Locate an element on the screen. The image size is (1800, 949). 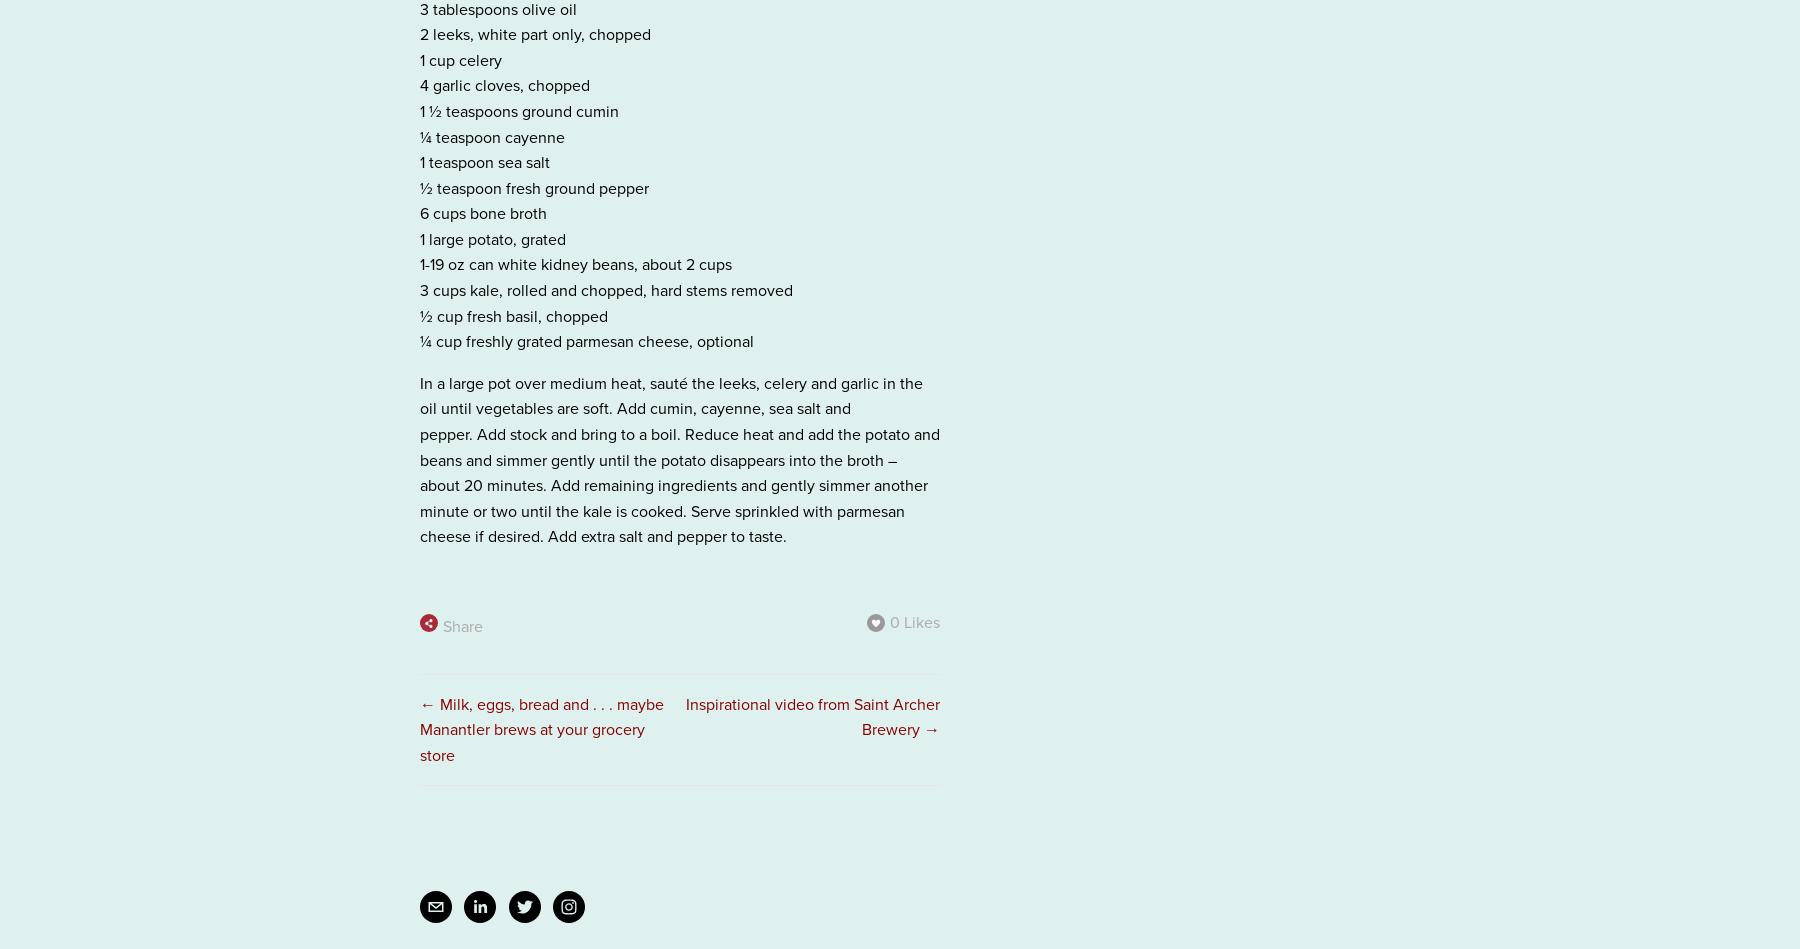
'1-19 oz can white kidney beans, about 2 cups' is located at coordinates (576, 263).